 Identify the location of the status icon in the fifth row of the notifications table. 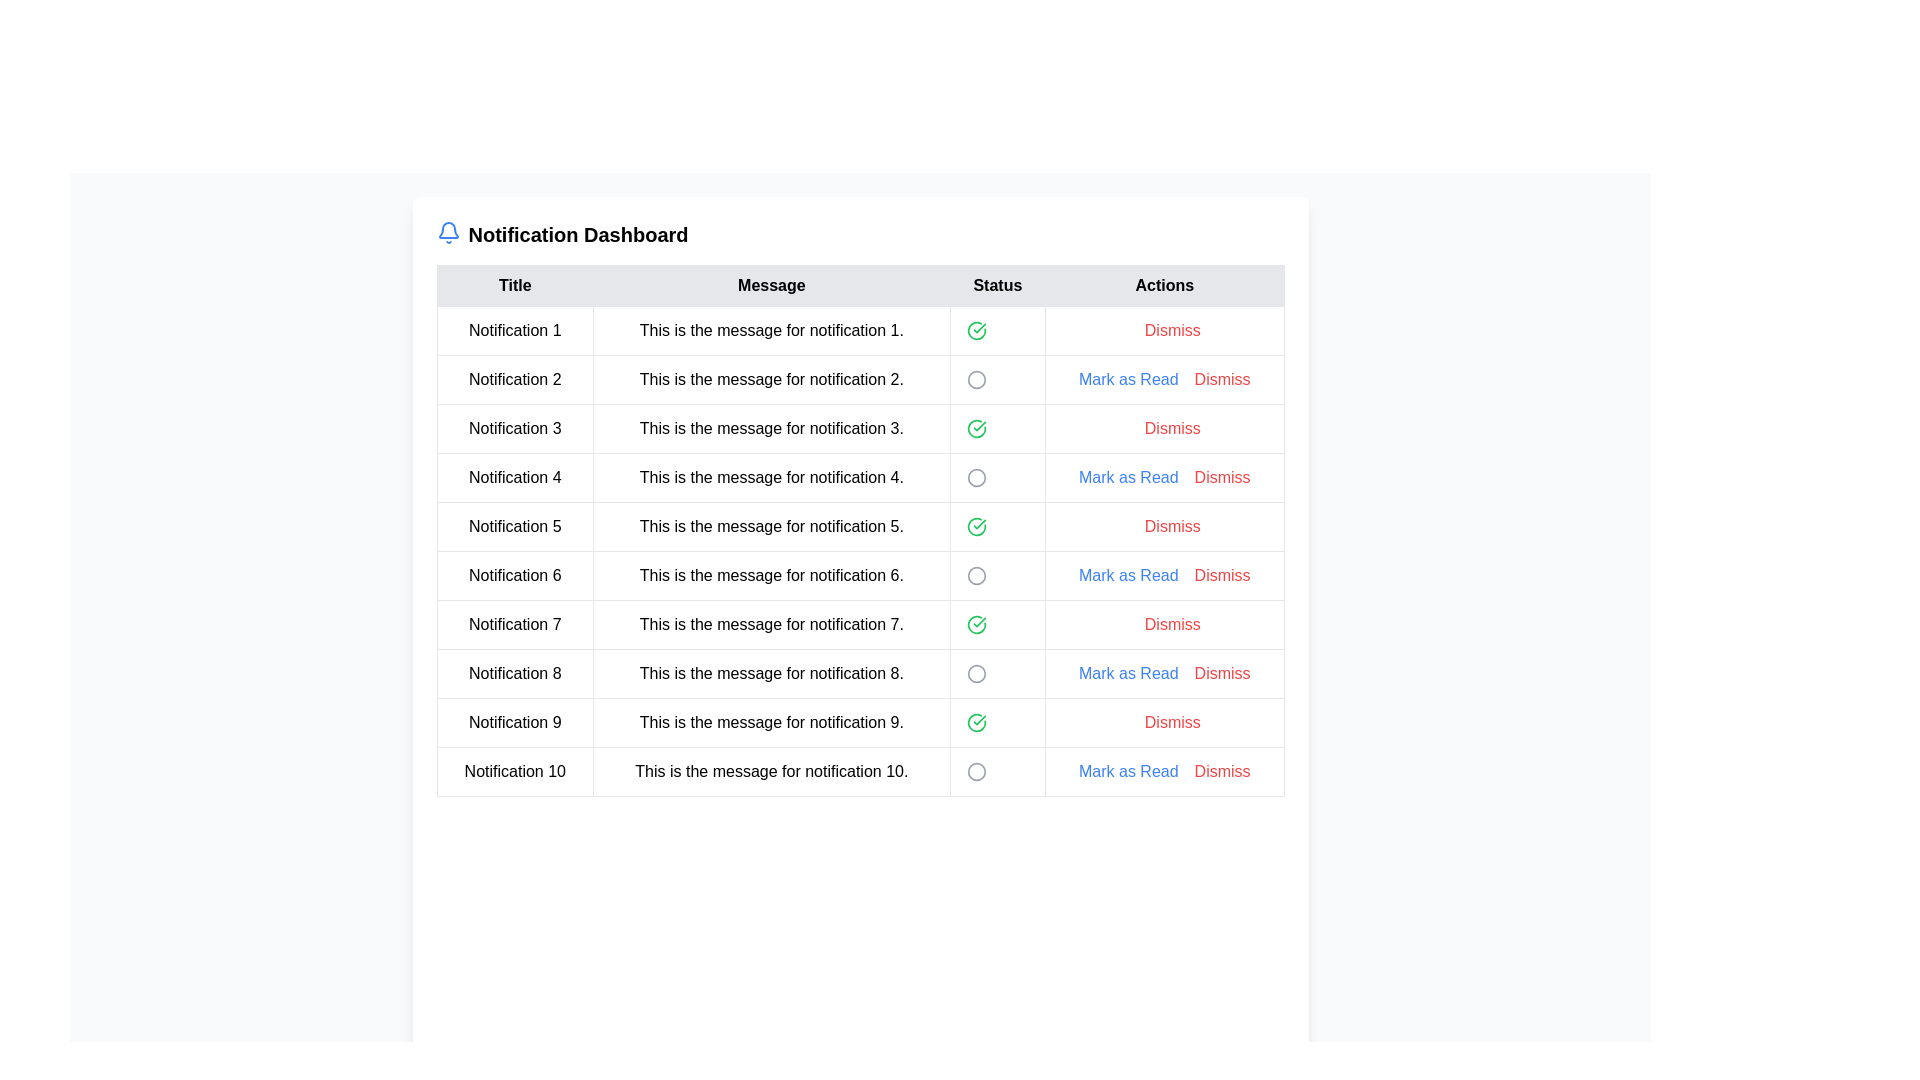
(860, 526).